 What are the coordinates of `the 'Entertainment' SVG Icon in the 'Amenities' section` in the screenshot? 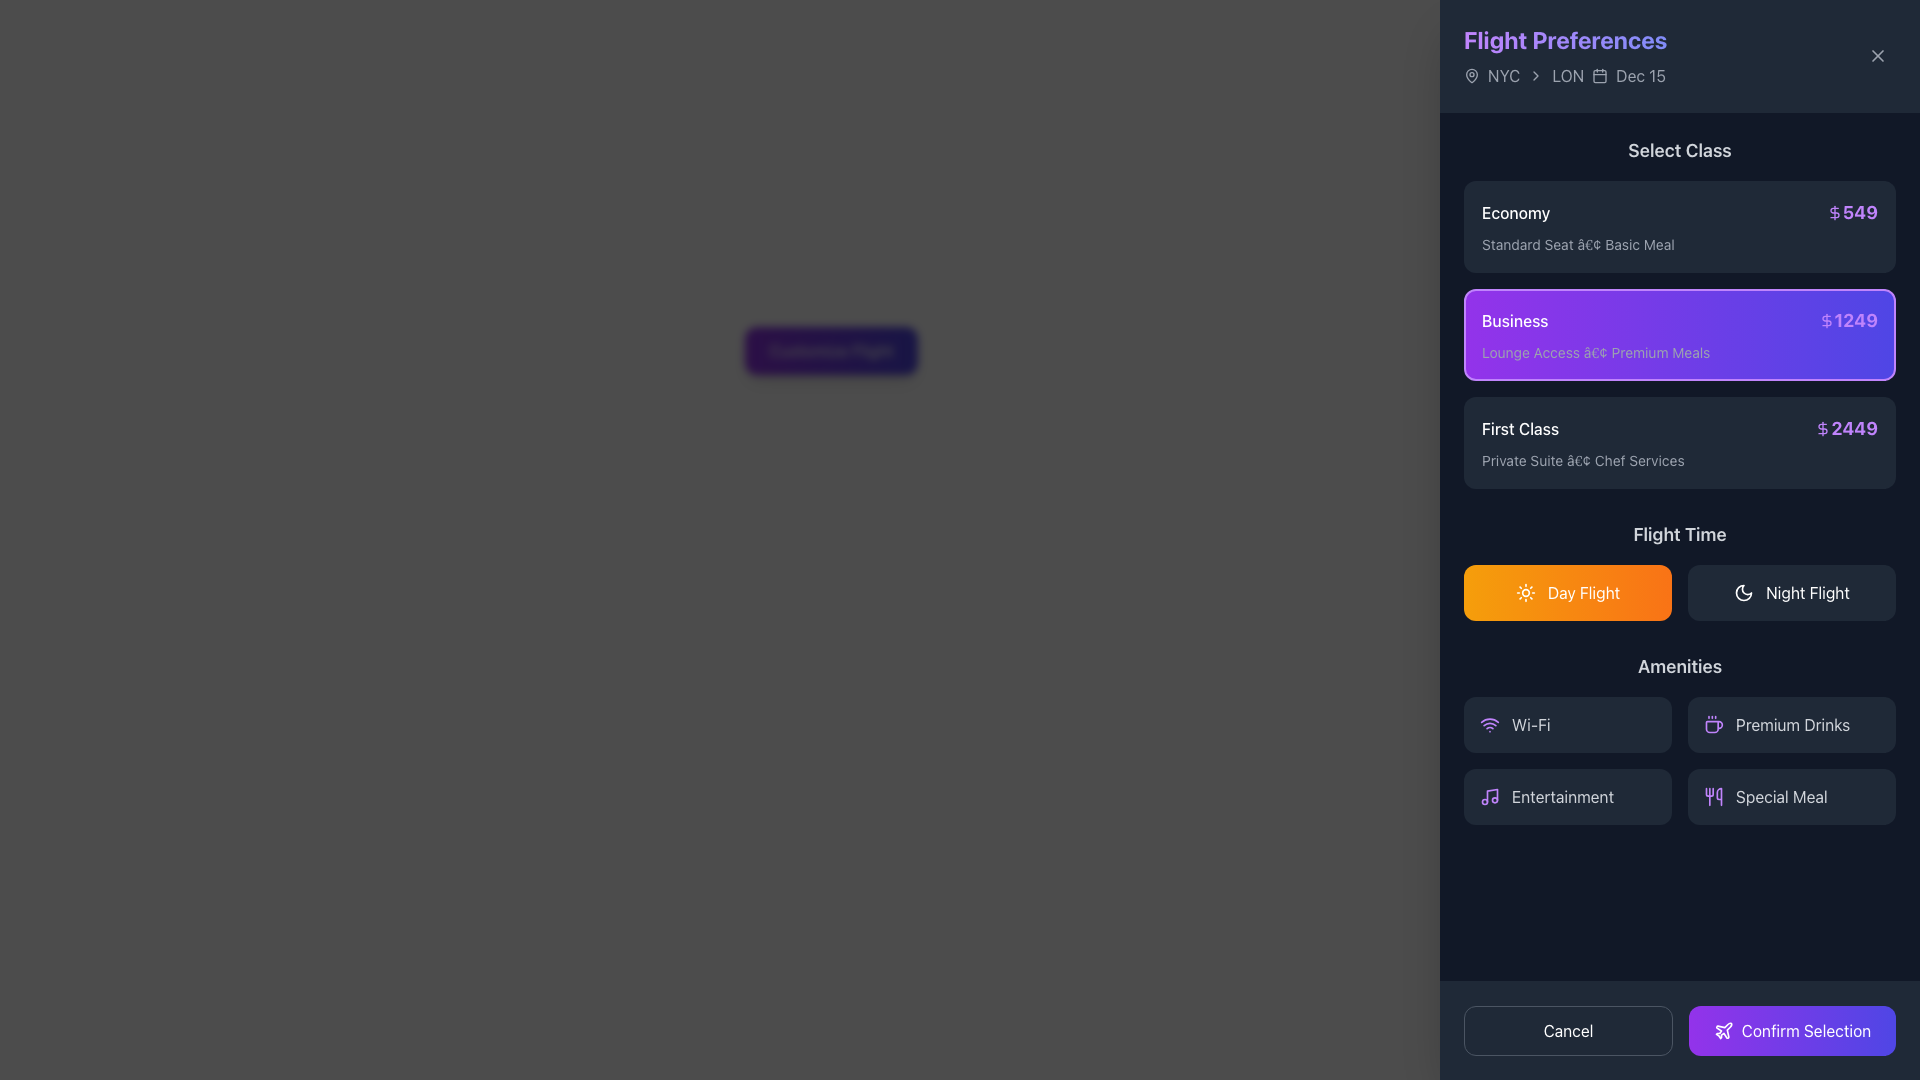 It's located at (1489, 796).